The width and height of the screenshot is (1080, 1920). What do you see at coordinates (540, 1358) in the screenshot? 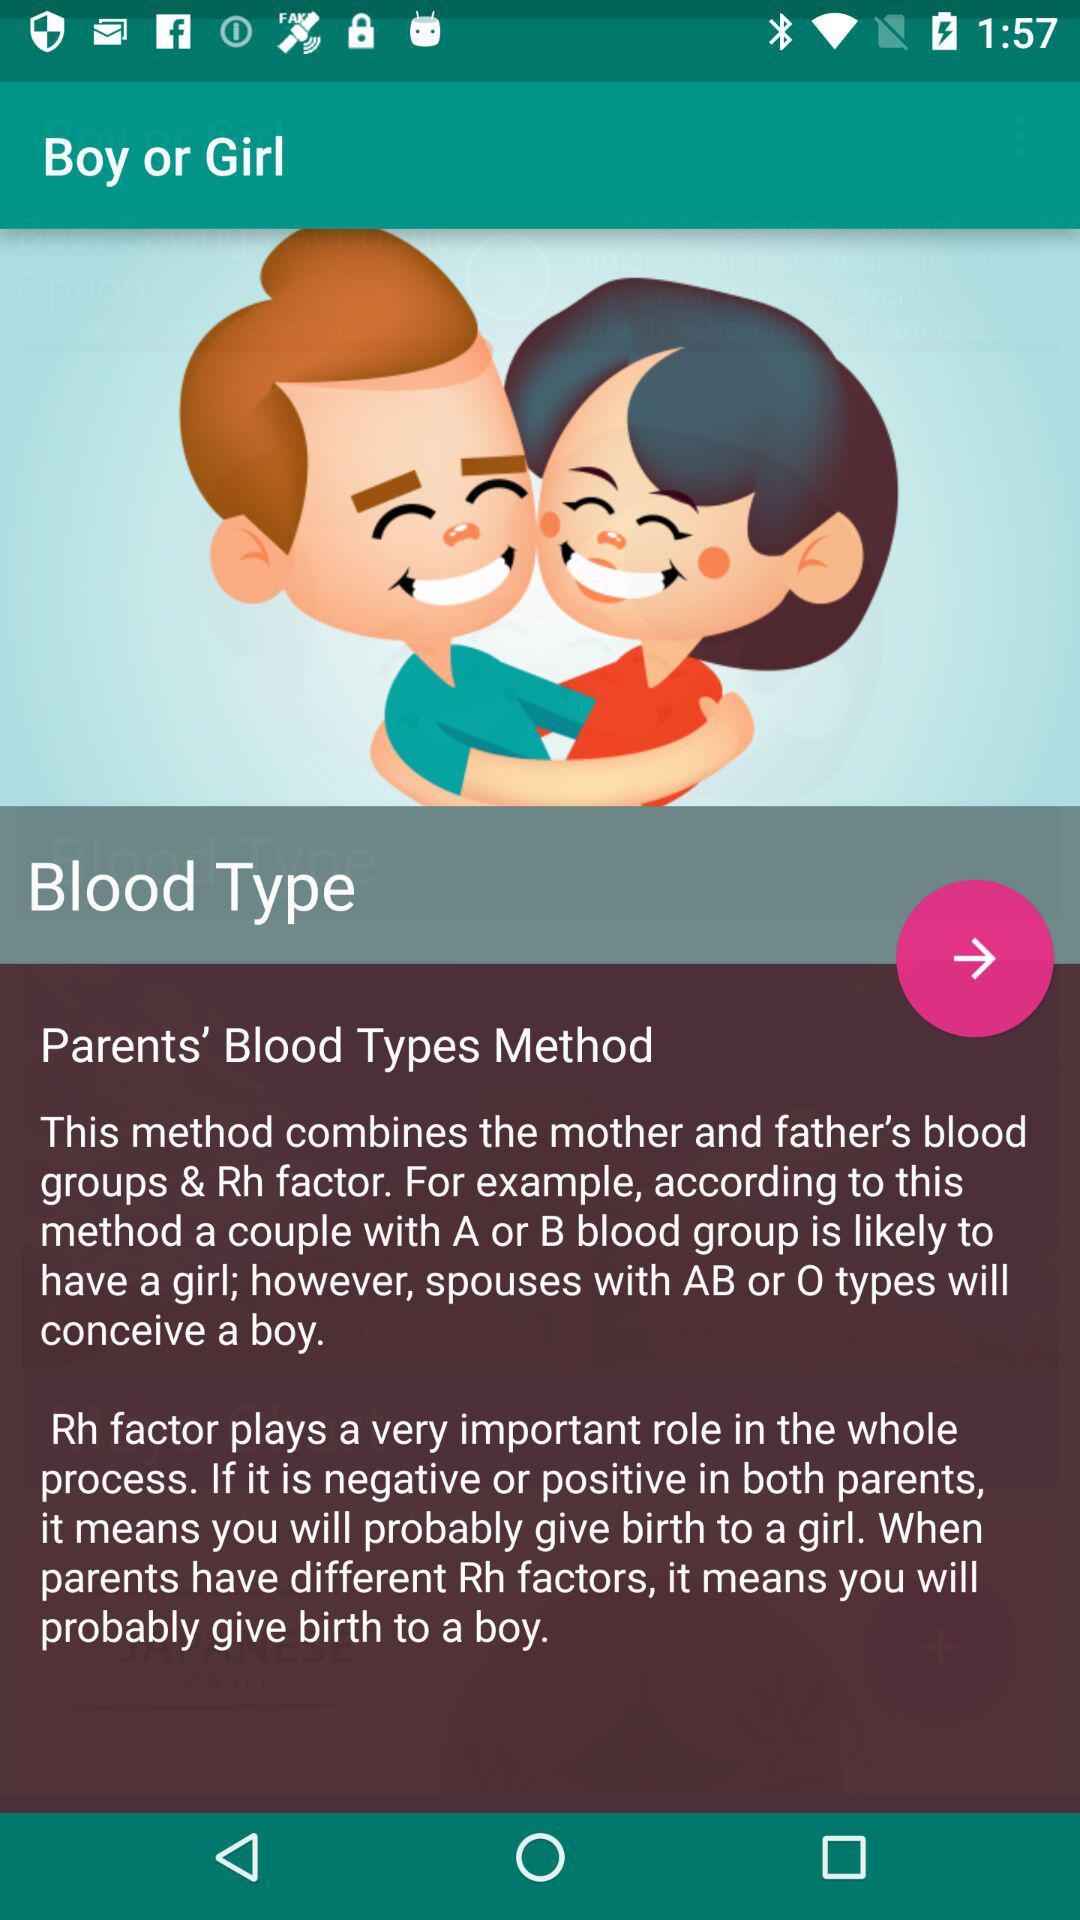
I see `the this method combines item` at bounding box center [540, 1358].